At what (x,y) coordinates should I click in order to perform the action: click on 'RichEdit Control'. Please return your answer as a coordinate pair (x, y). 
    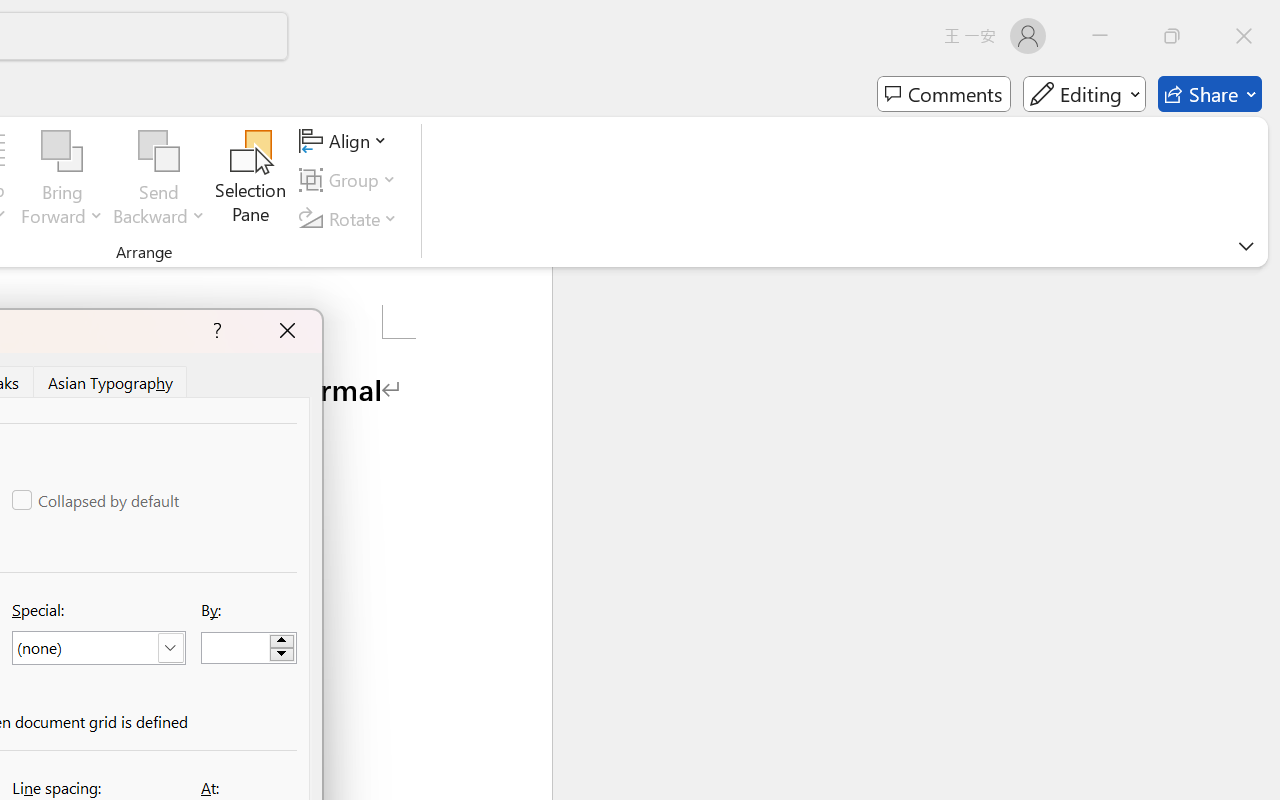
    Looking at the image, I should click on (236, 647).